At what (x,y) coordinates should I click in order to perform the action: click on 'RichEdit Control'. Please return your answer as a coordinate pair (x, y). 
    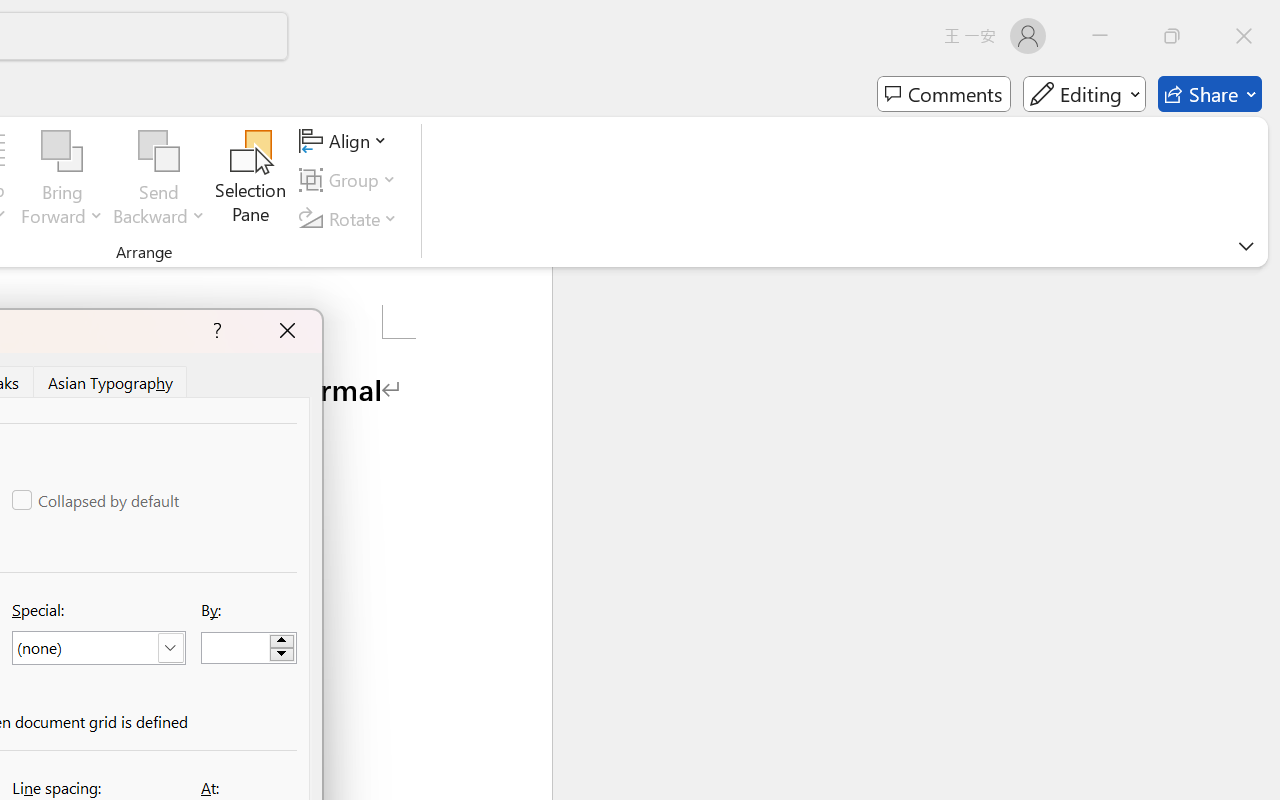
    Looking at the image, I should click on (236, 647).